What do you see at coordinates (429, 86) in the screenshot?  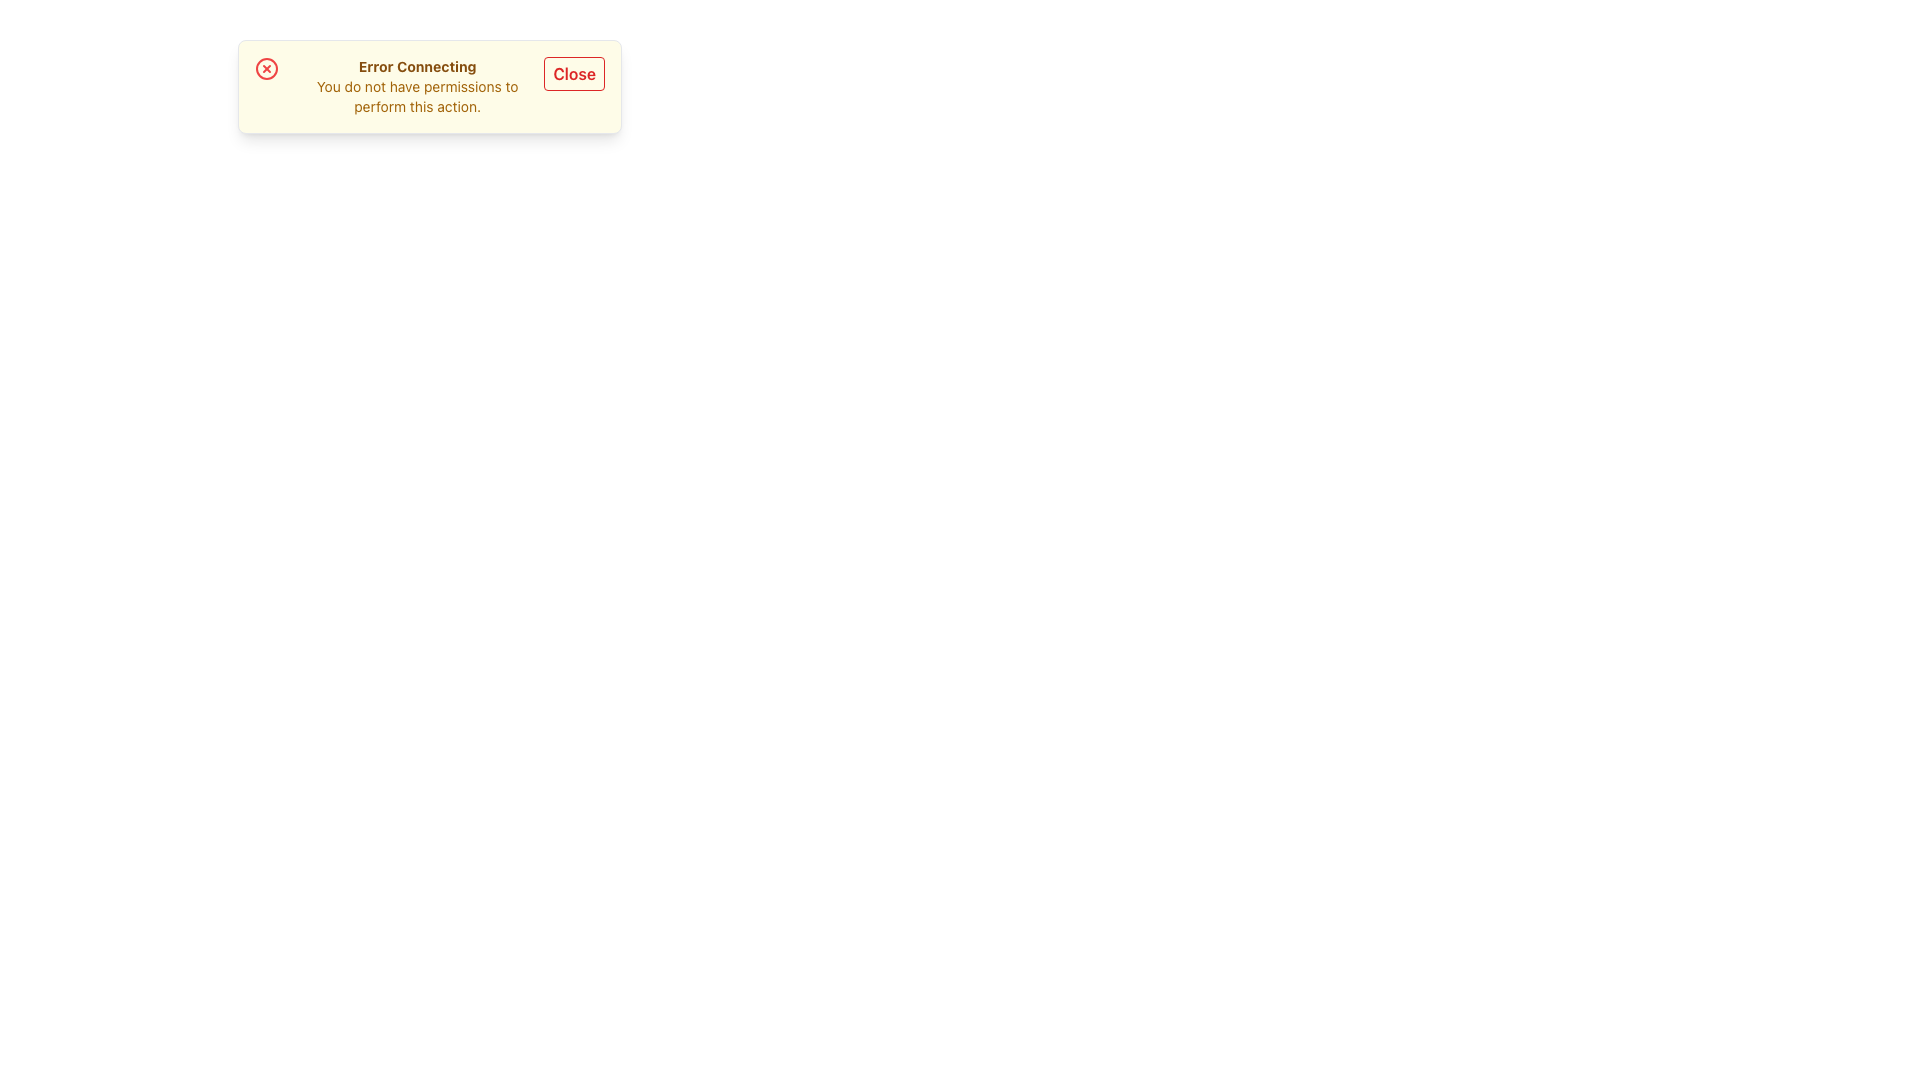 I see `error message from the Notification Panel titled 'Error Connecting' which has a light yellow background and a red-bordered 'Close' button` at bounding box center [429, 86].